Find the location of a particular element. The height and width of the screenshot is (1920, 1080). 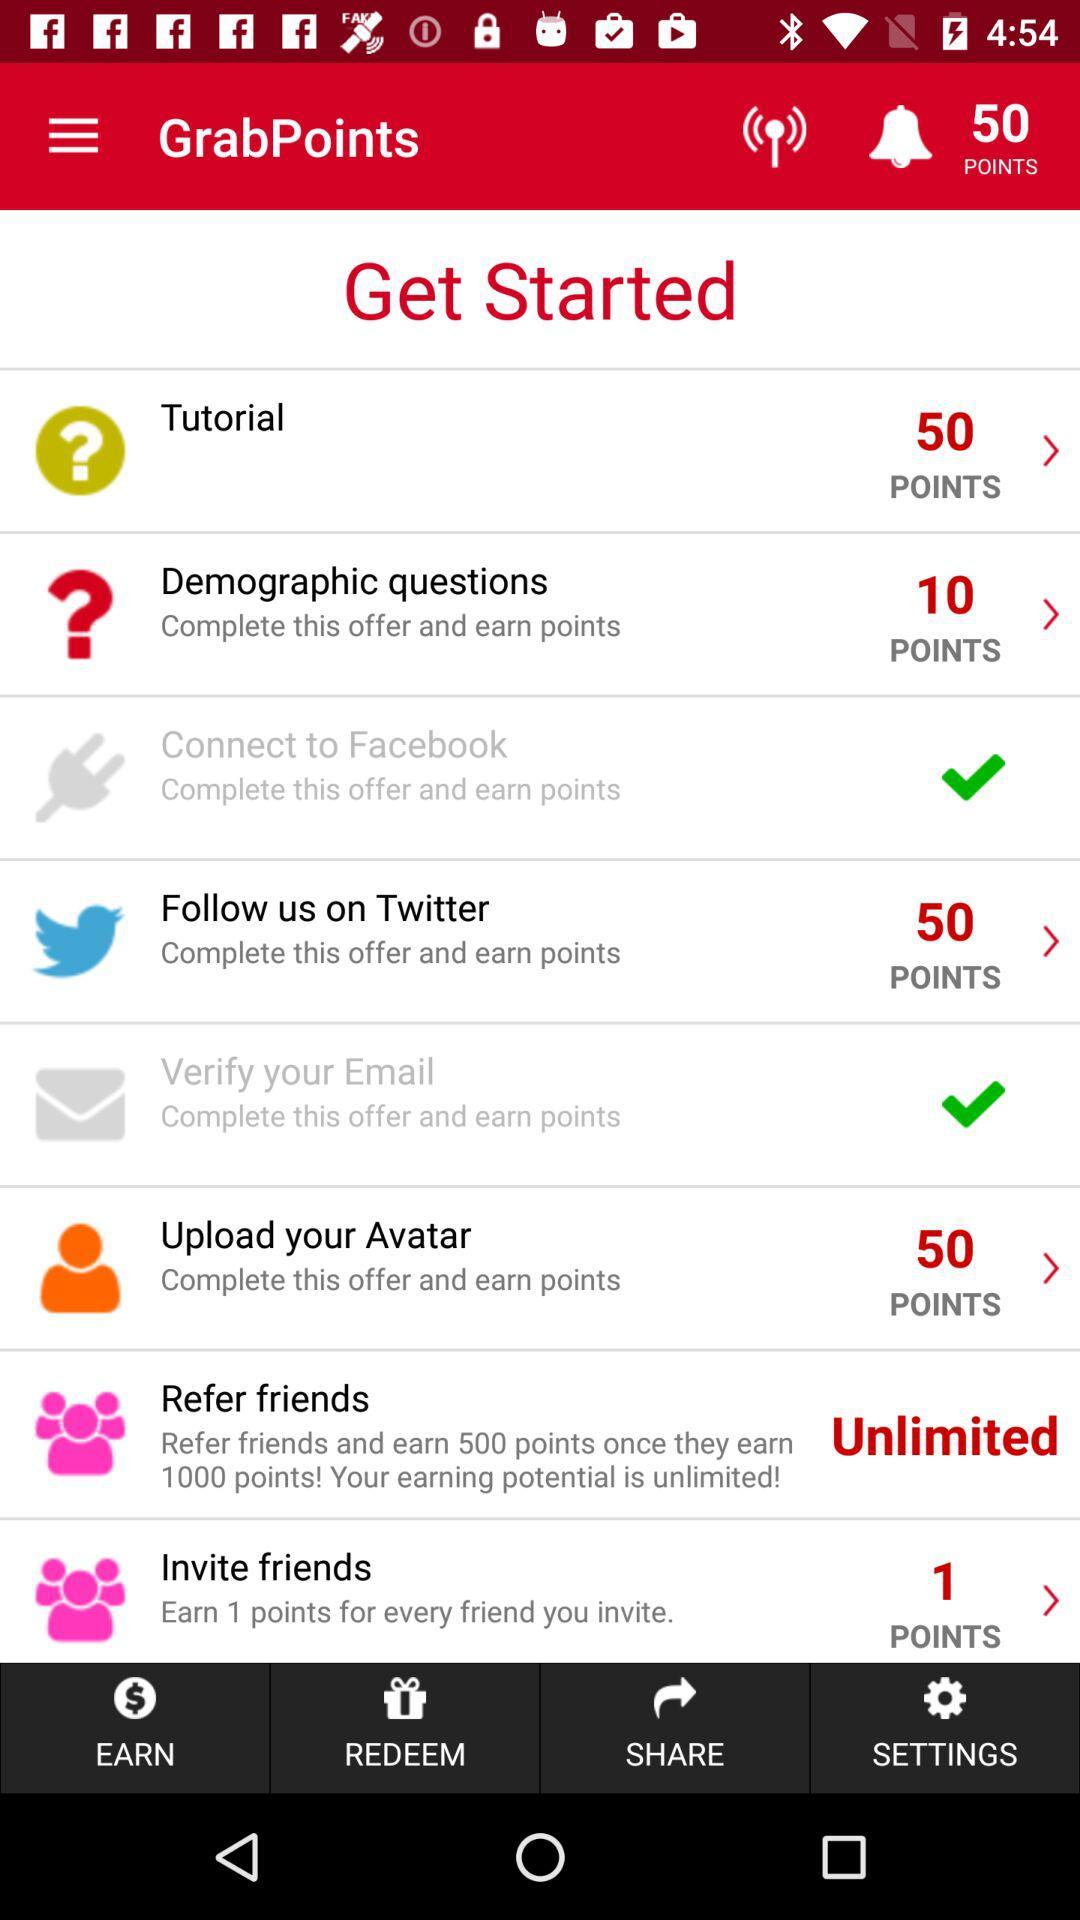

the share icon is located at coordinates (675, 1727).